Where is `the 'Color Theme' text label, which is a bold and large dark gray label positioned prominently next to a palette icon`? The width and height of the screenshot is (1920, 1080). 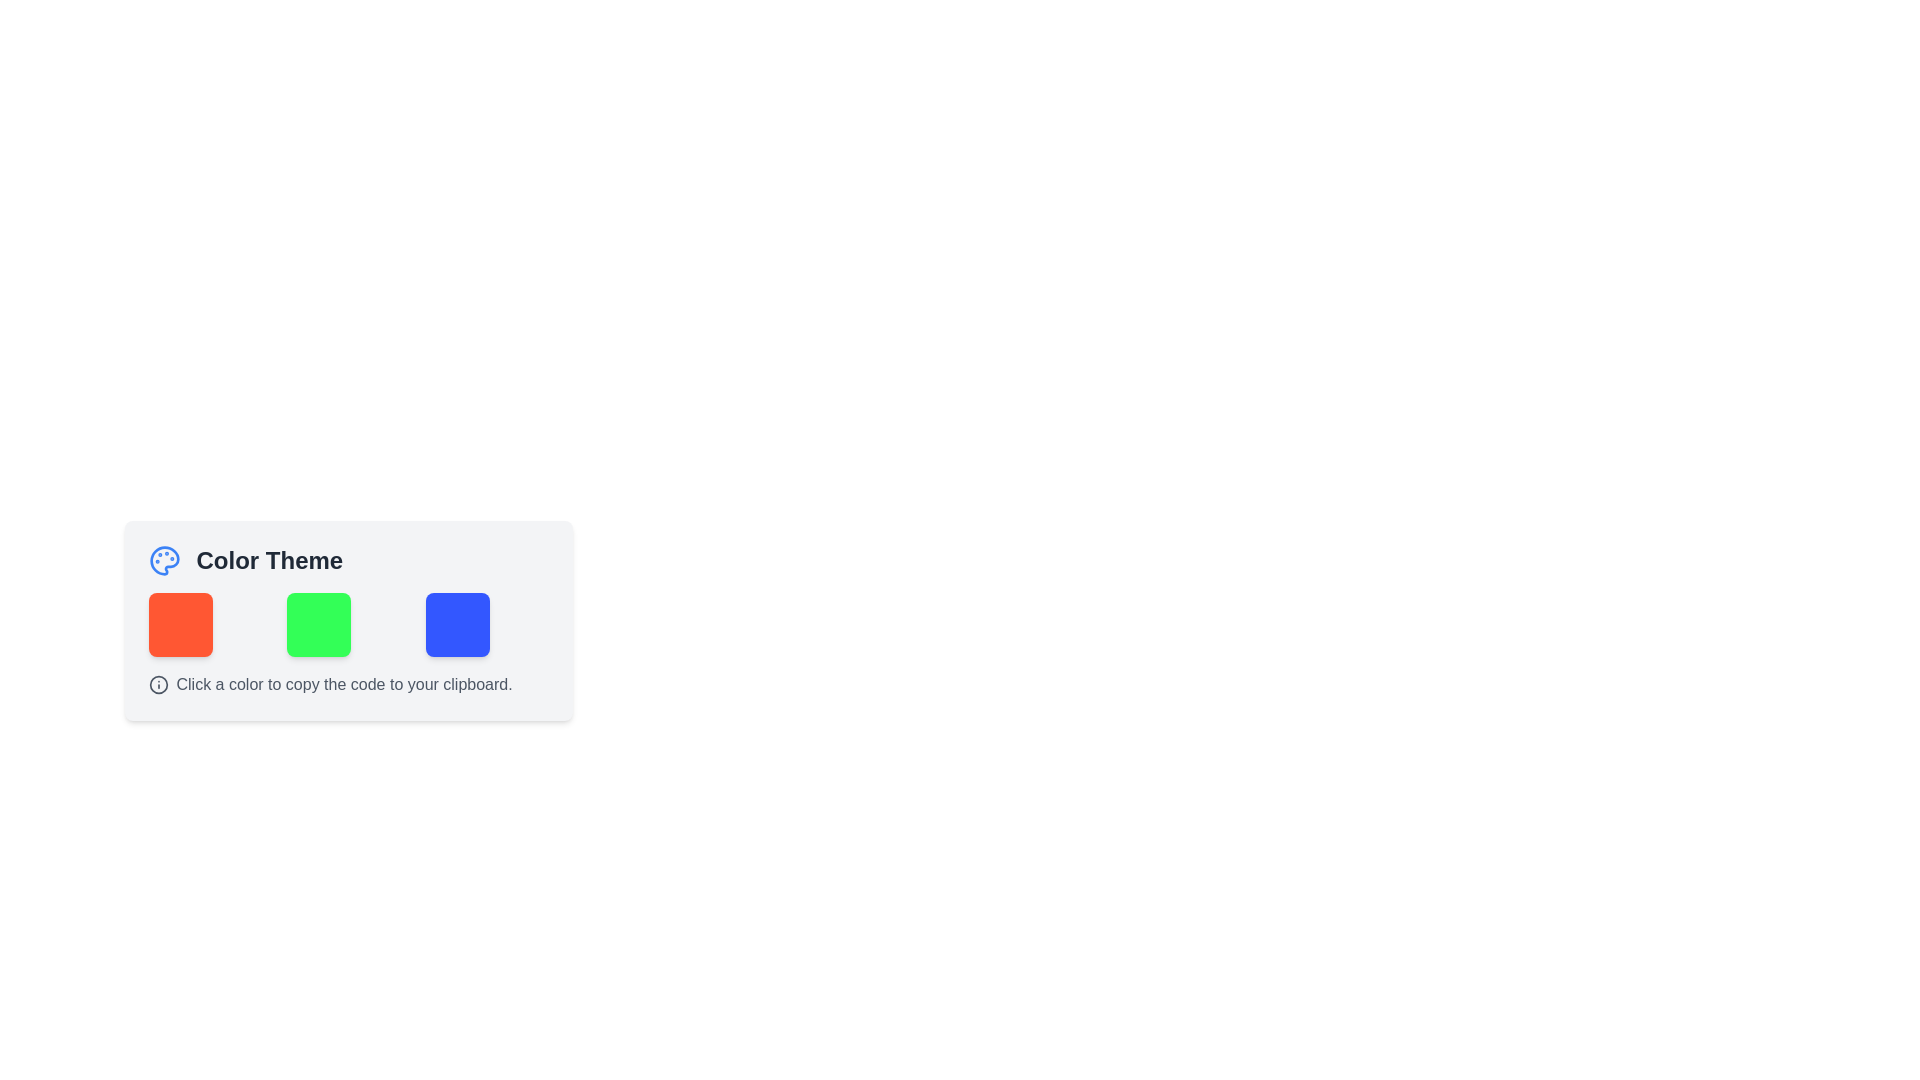 the 'Color Theme' text label, which is a bold and large dark gray label positioned prominently next to a palette icon is located at coordinates (268, 560).